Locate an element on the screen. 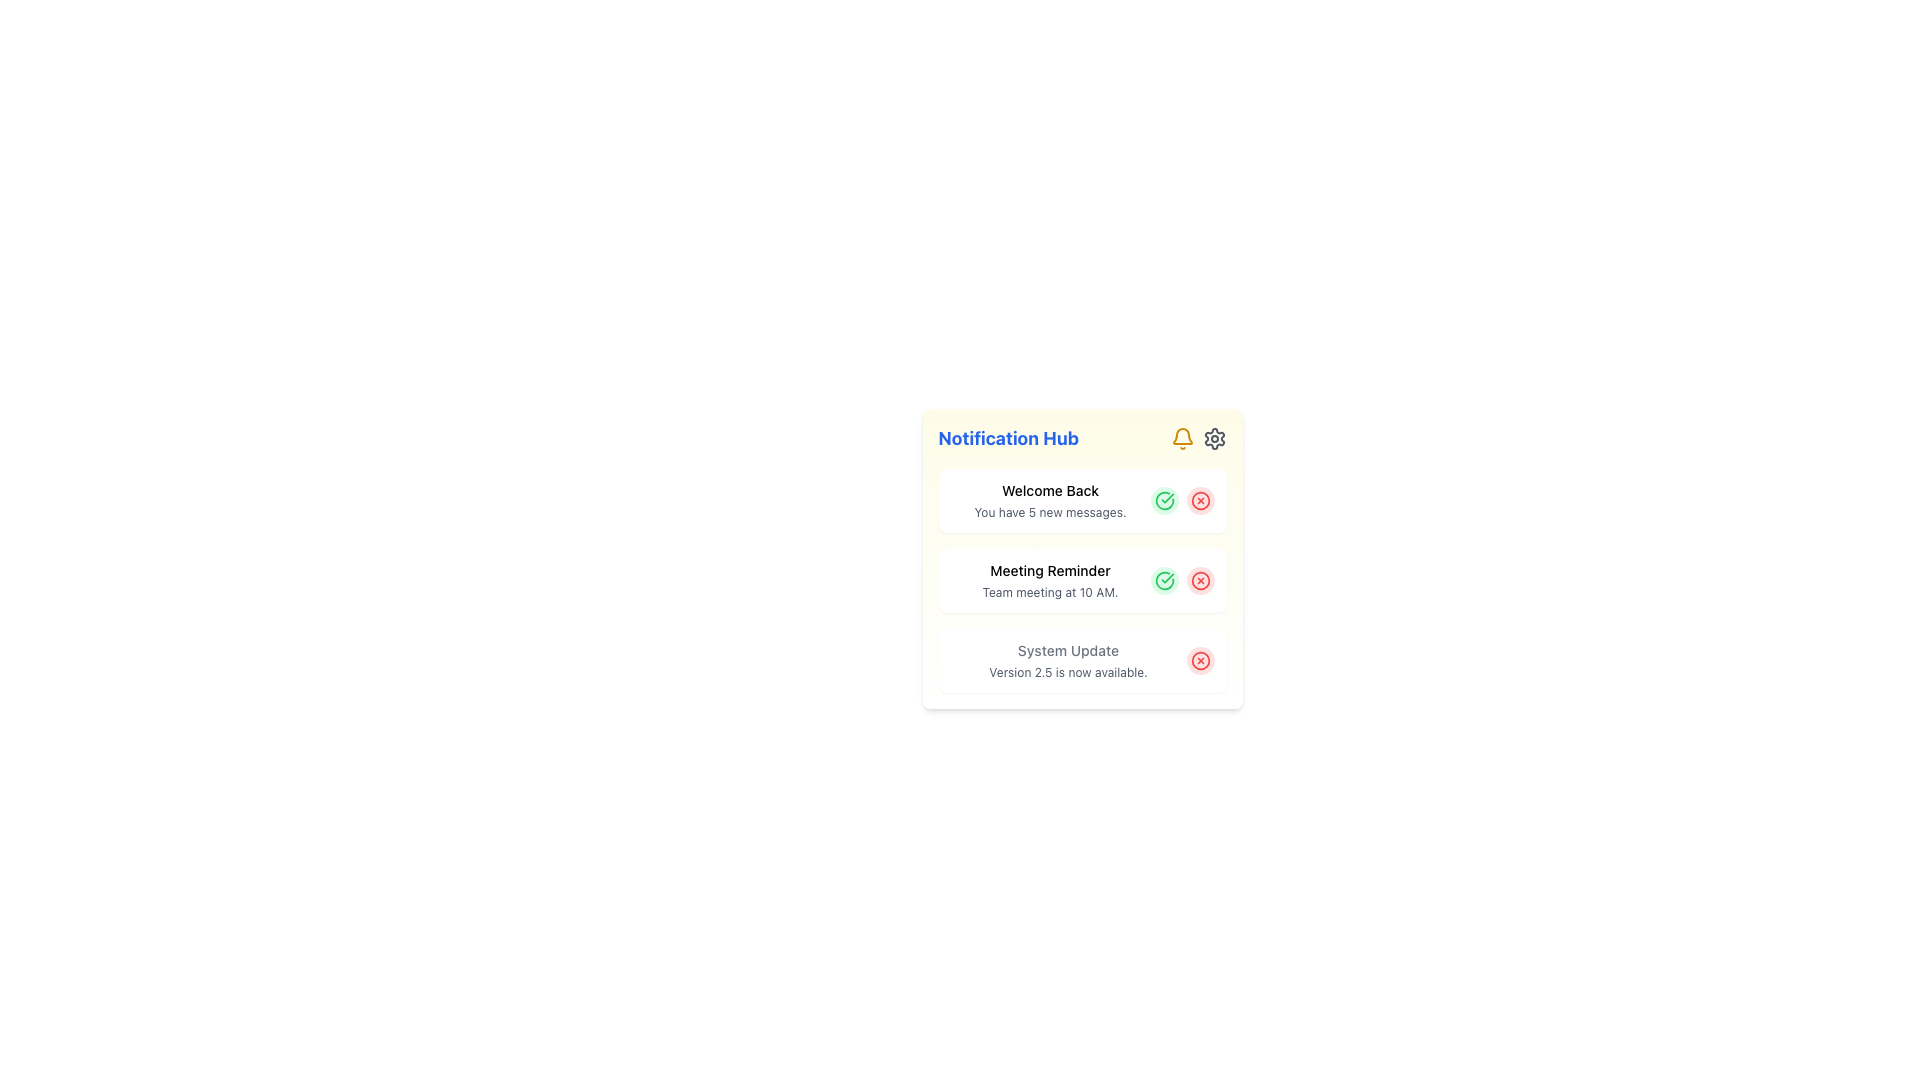 The height and width of the screenshot is (1080, 1920). the 'Welcome Back' text label, which is styled in medium-weight, small-sized black font and is located in the header of the notification section is located at coordinates (1049, 490).